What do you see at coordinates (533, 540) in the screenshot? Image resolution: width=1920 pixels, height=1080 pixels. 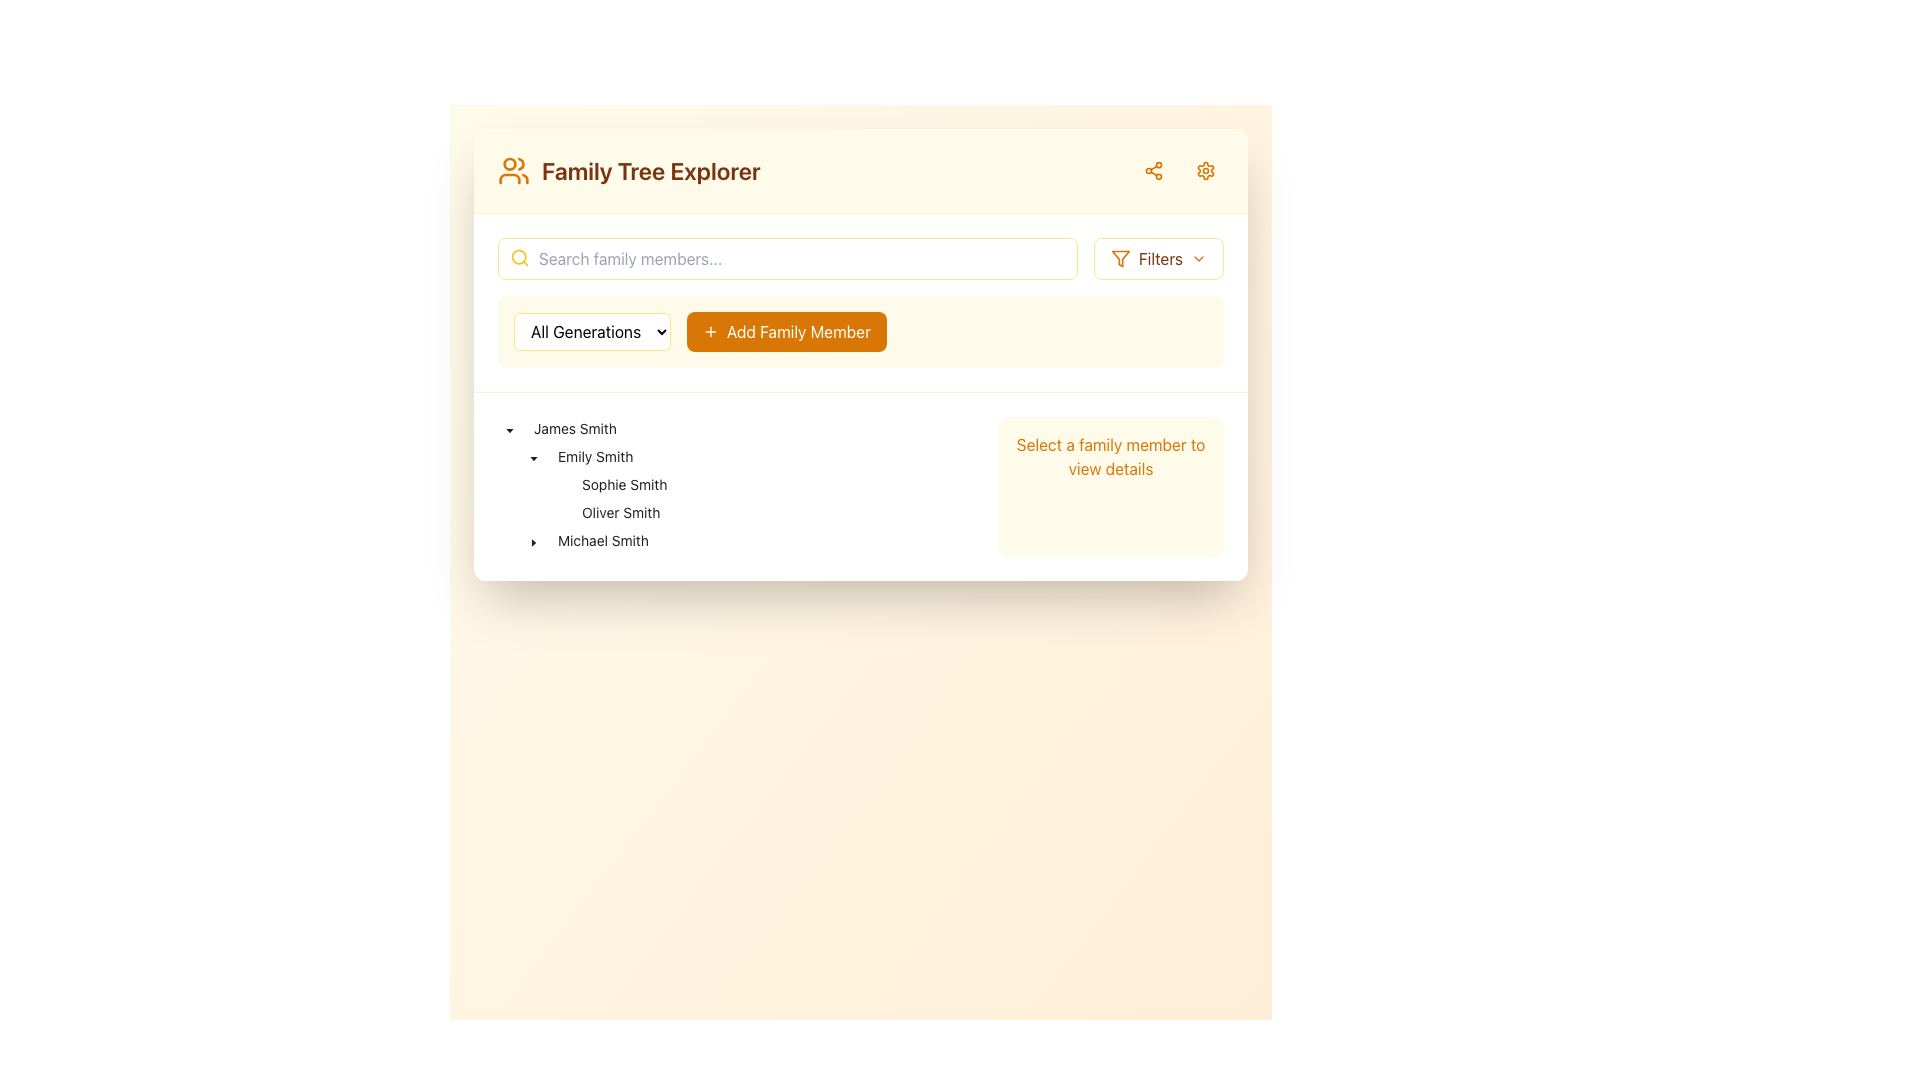 I see `the tree toggle control` at bounding box center [533, 540].